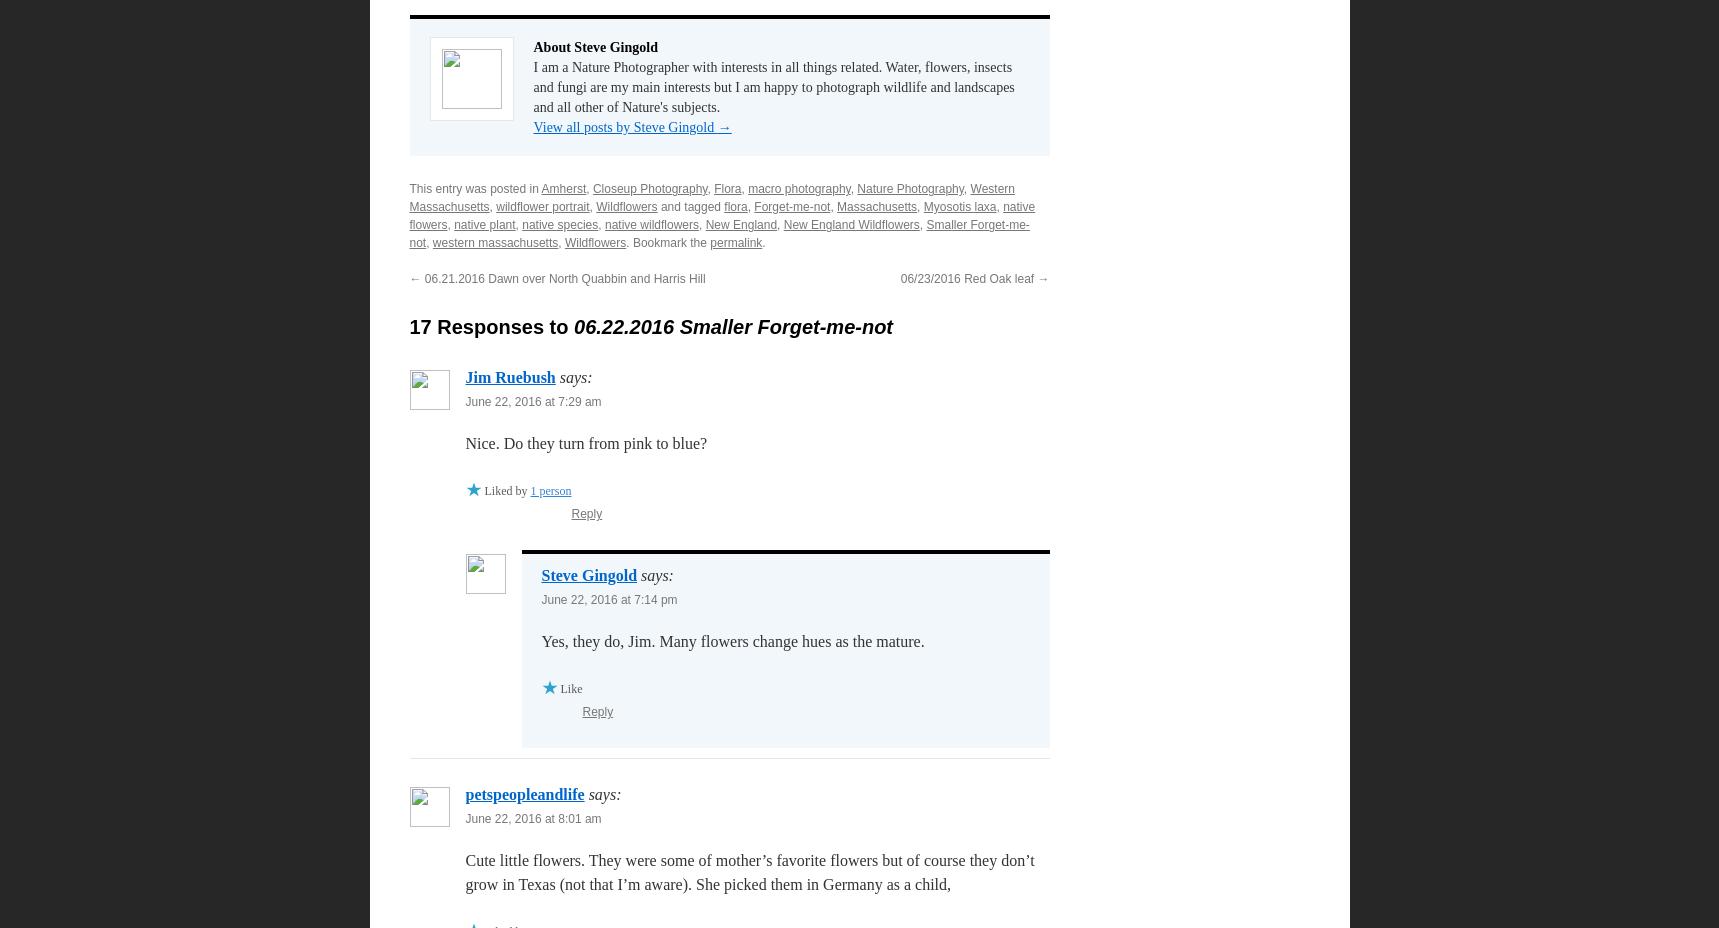 The width and height of the screenshot is (1719, 928). Describe the element at coordinates (735, 207) in the screenshot. I see `'flora'` at that location.